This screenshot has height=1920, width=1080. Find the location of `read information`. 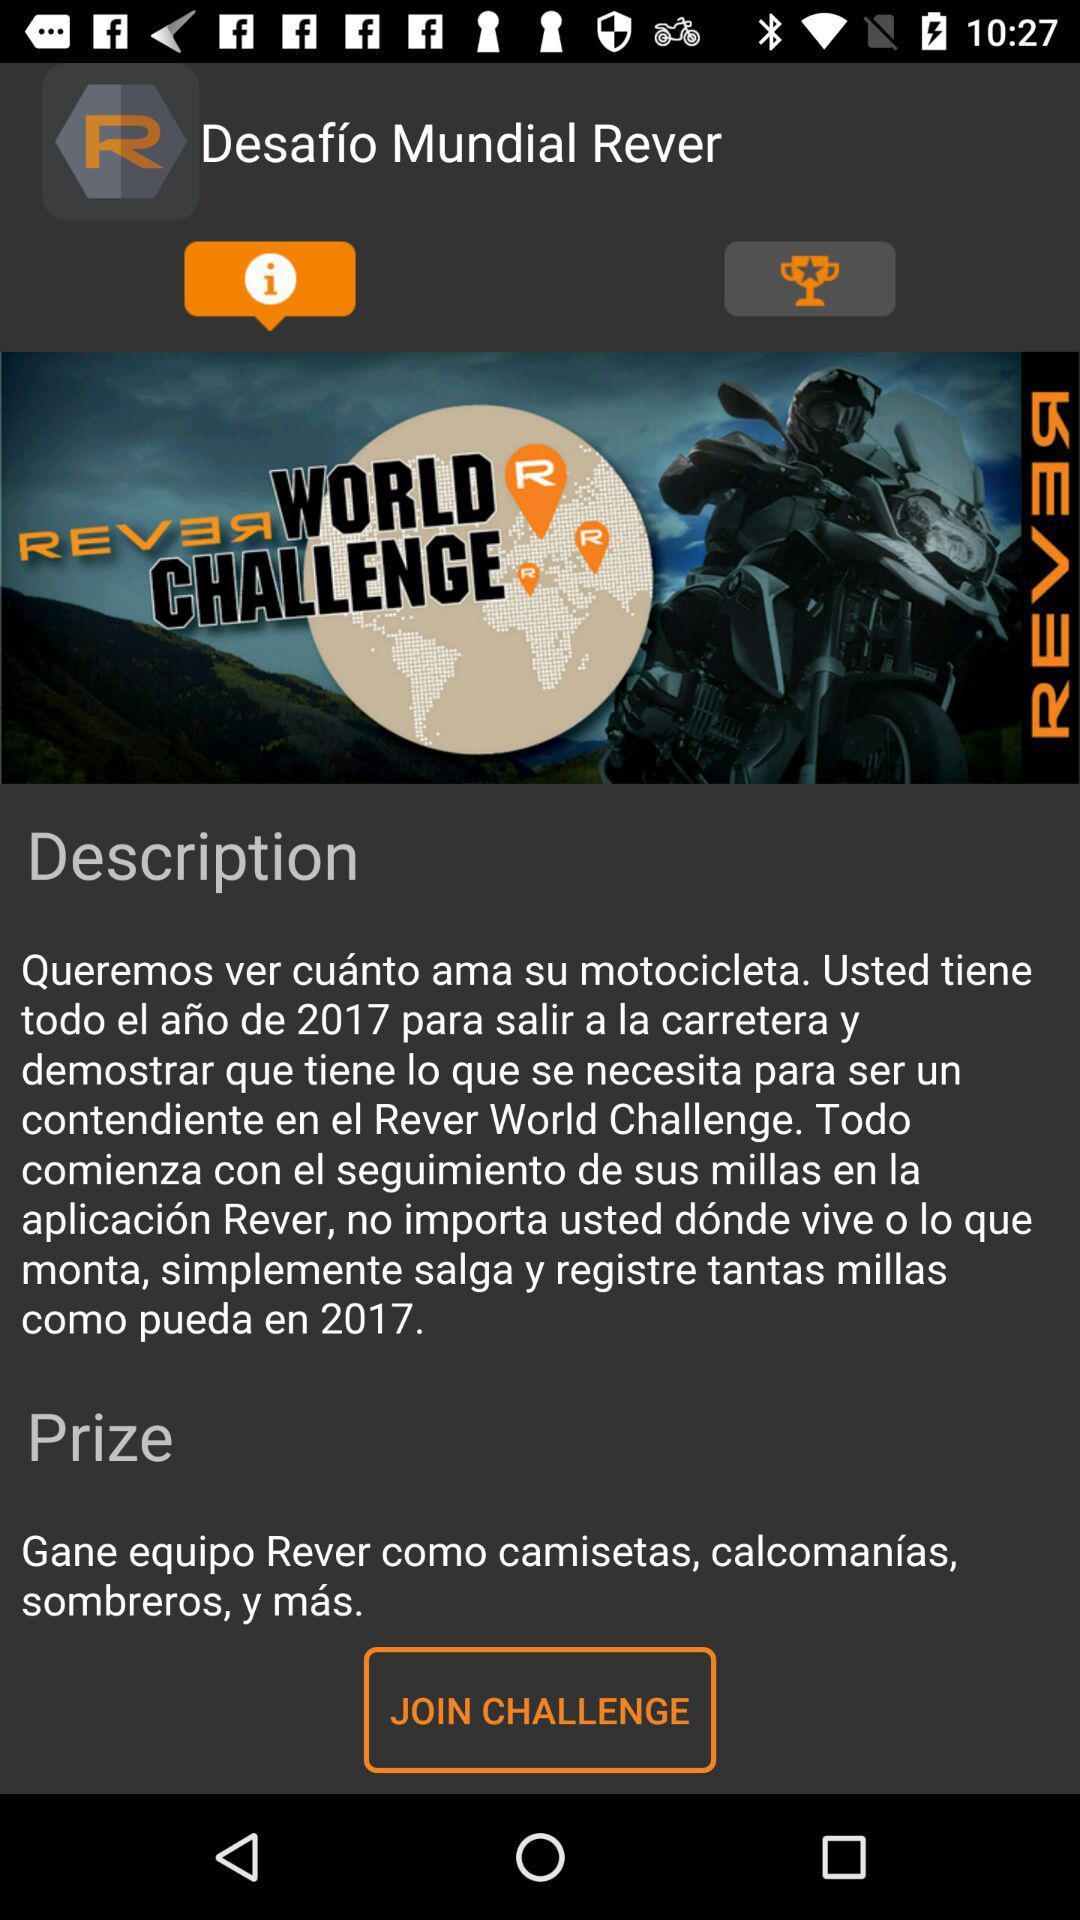

read information is located at coordinates (540, 1144).